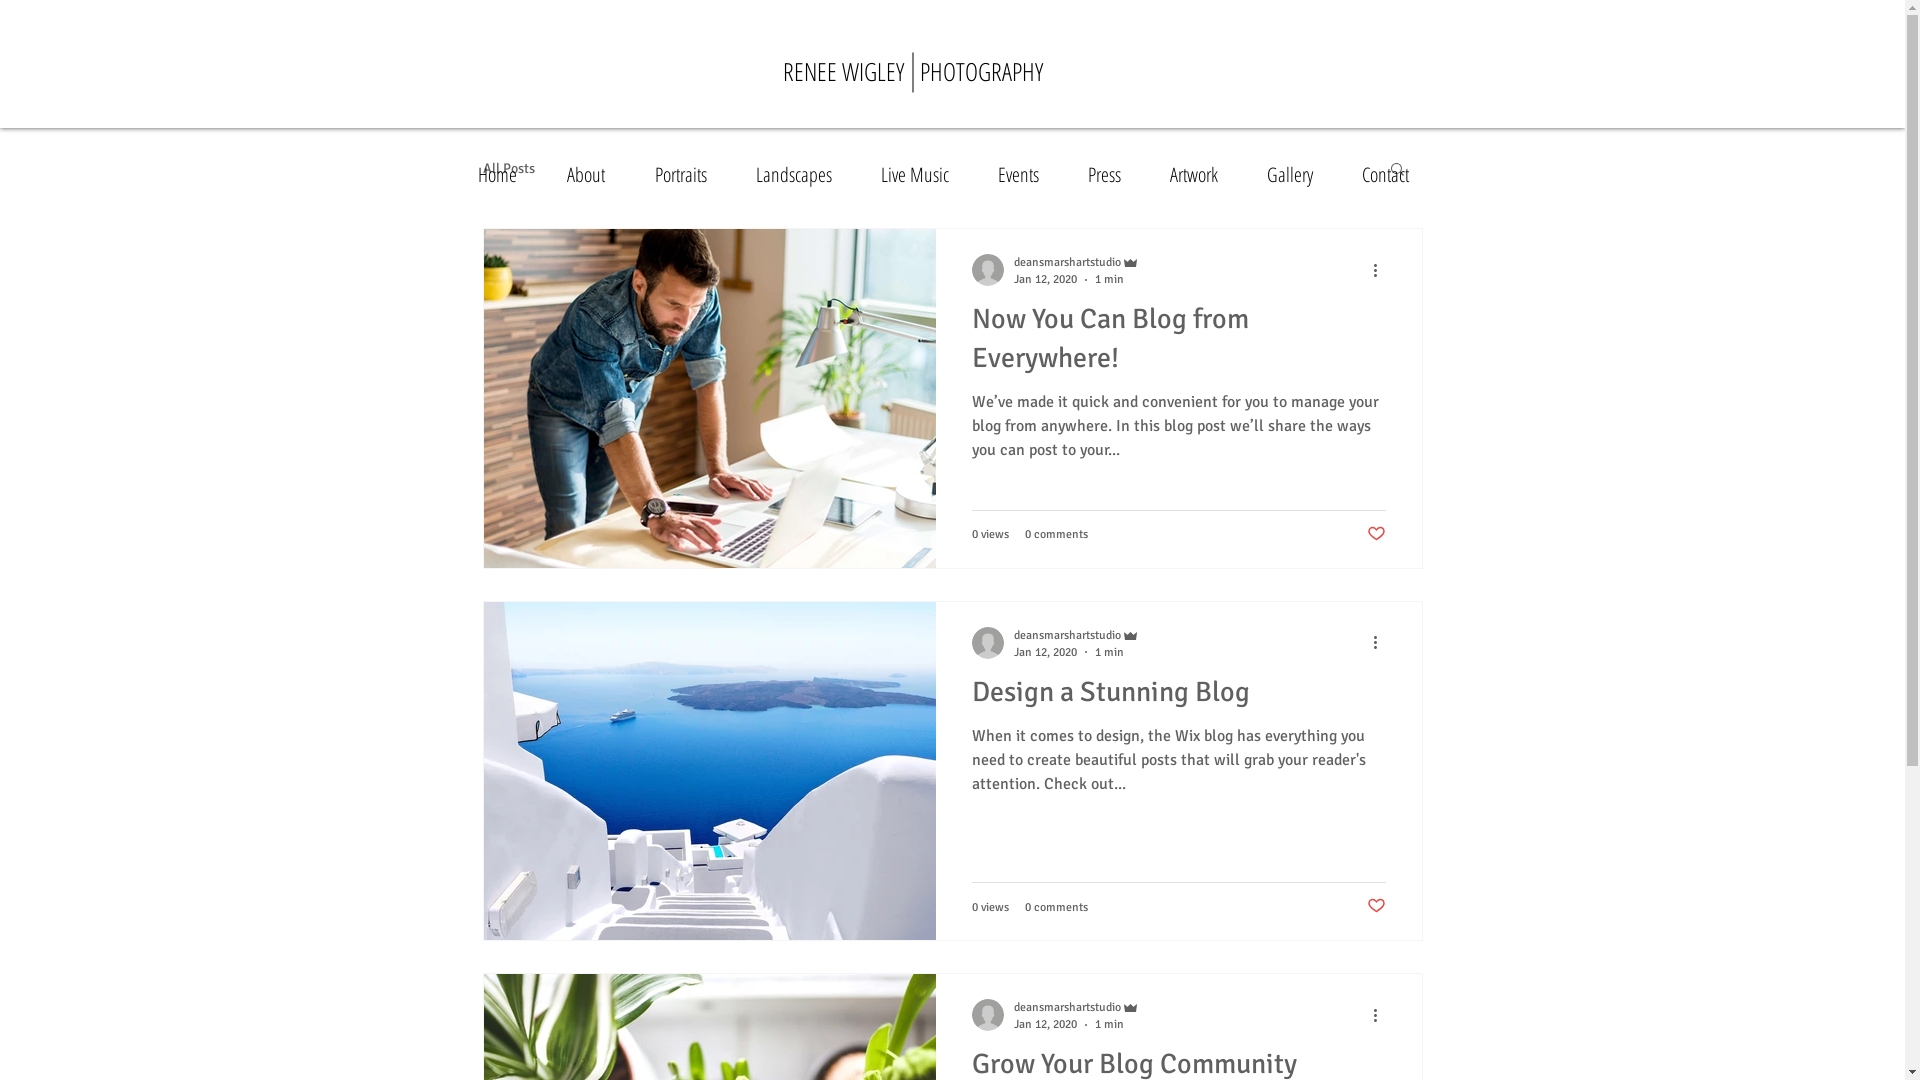  Describe the element at coordinates (1075, 261) in the screenshot. I see `'deansmarshartstudio'` at that location.